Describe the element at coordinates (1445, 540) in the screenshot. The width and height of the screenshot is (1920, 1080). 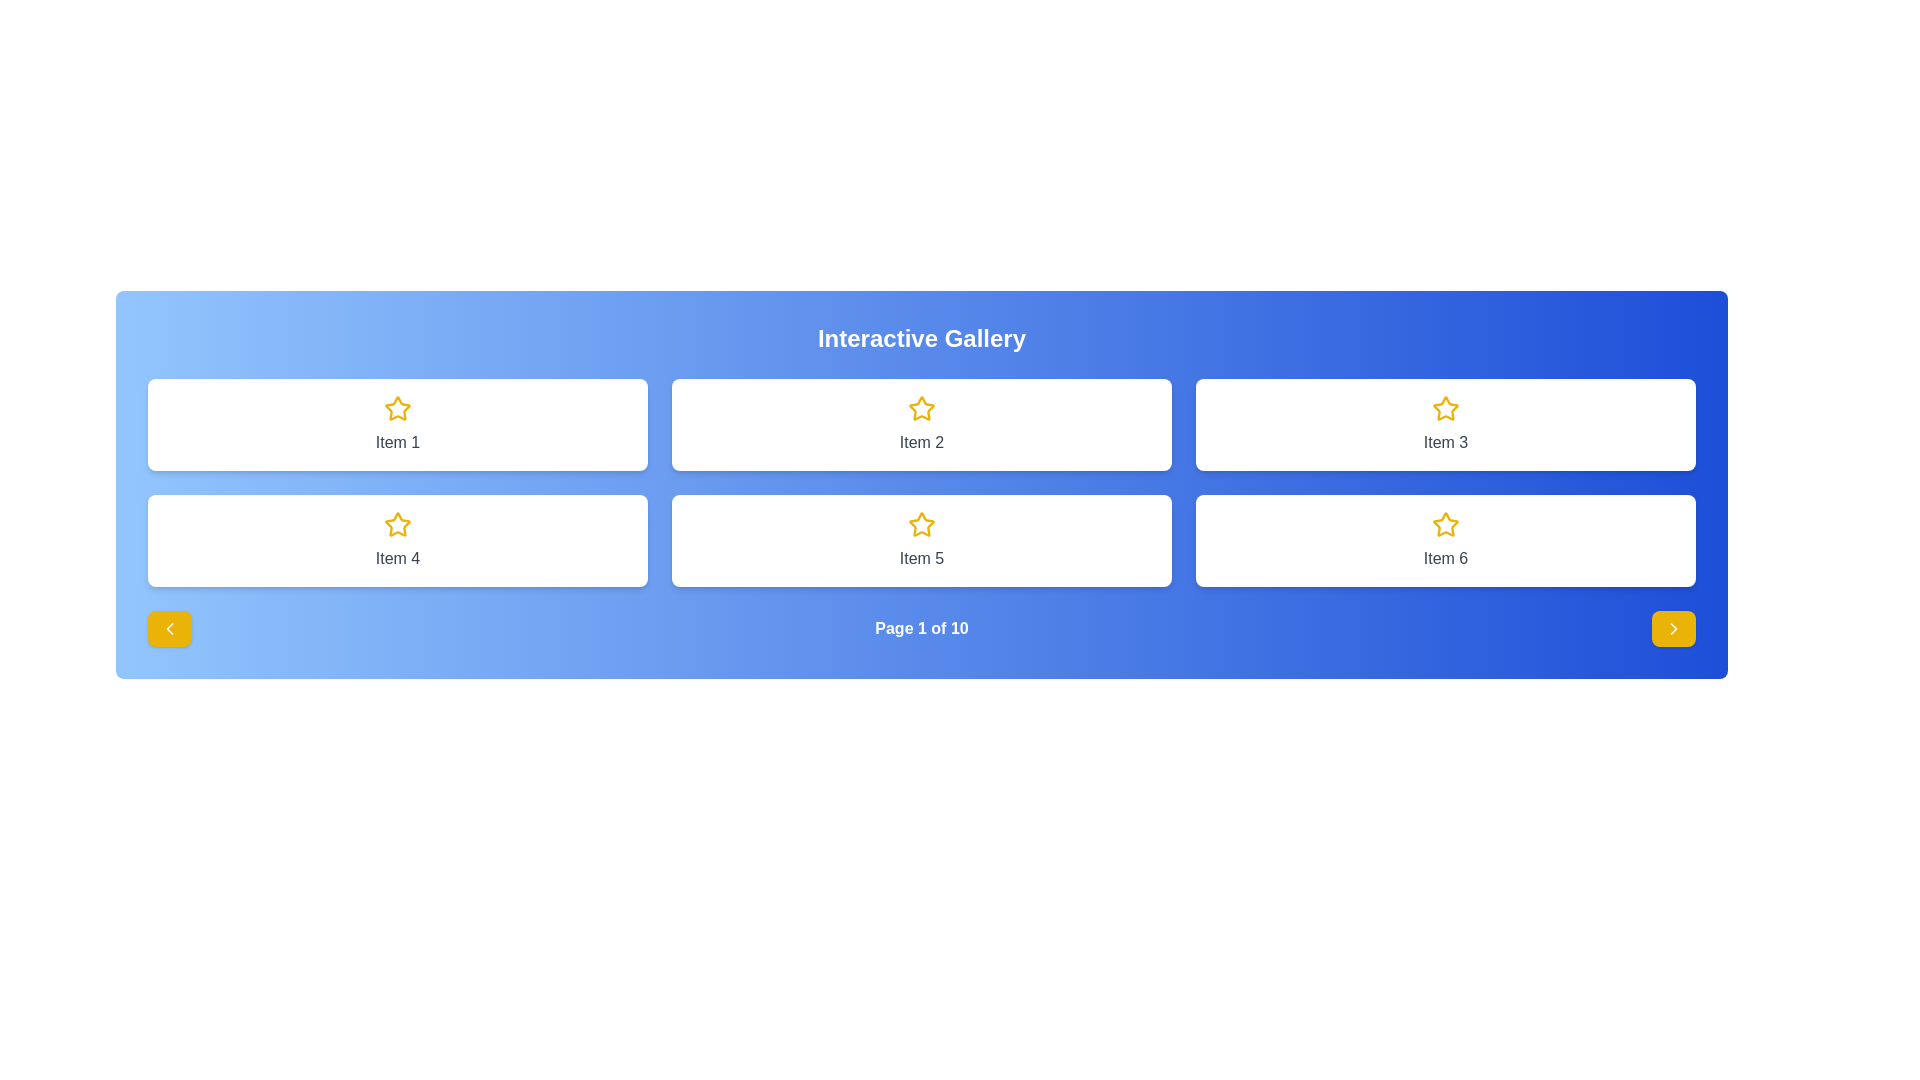
I see `the rightmost card in the bottom row of a 3x2 grid layout, which features a white background, rounded corners, a drop shadow, a yellow outlined star icon, and the text 'Item 6'` at that location.